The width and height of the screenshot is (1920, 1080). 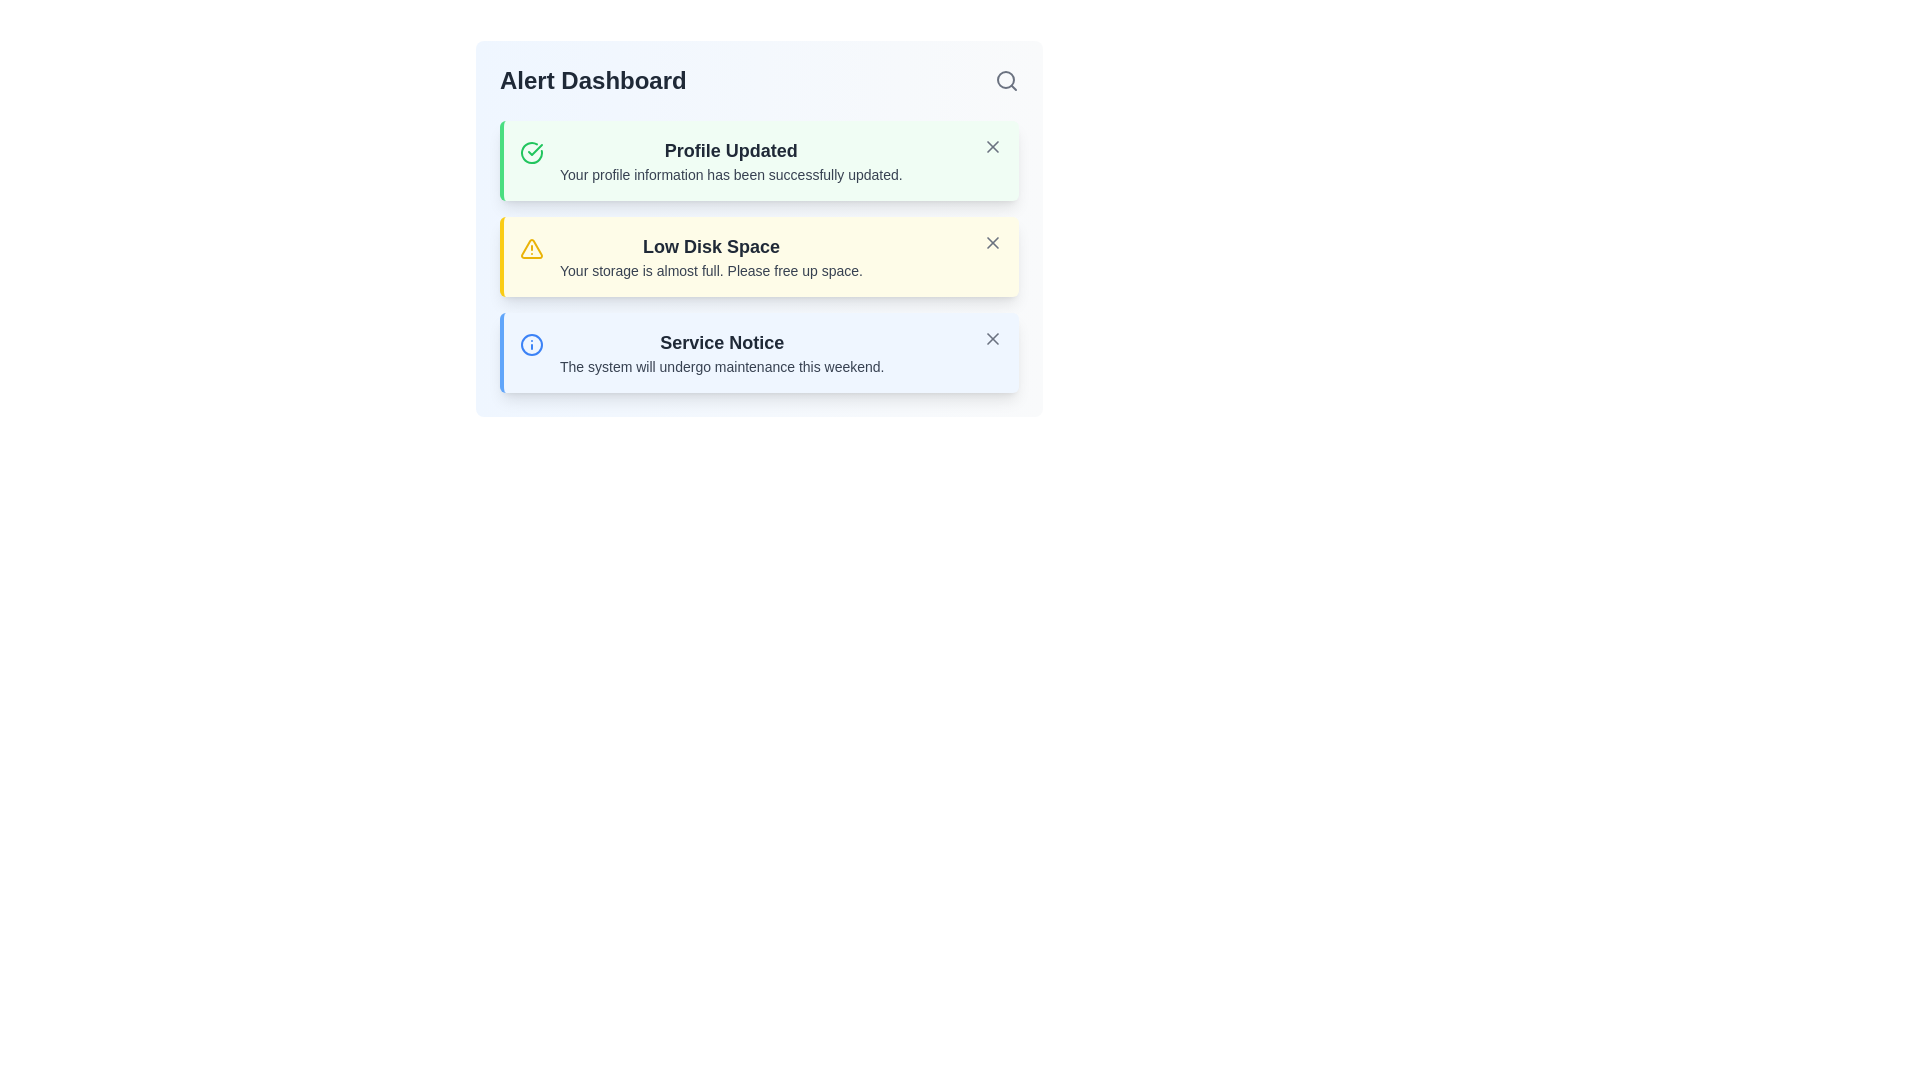 I want to click on the close button icon associated with the second alert box labeled 'Low Disk Space', so click(x=993, y=242).